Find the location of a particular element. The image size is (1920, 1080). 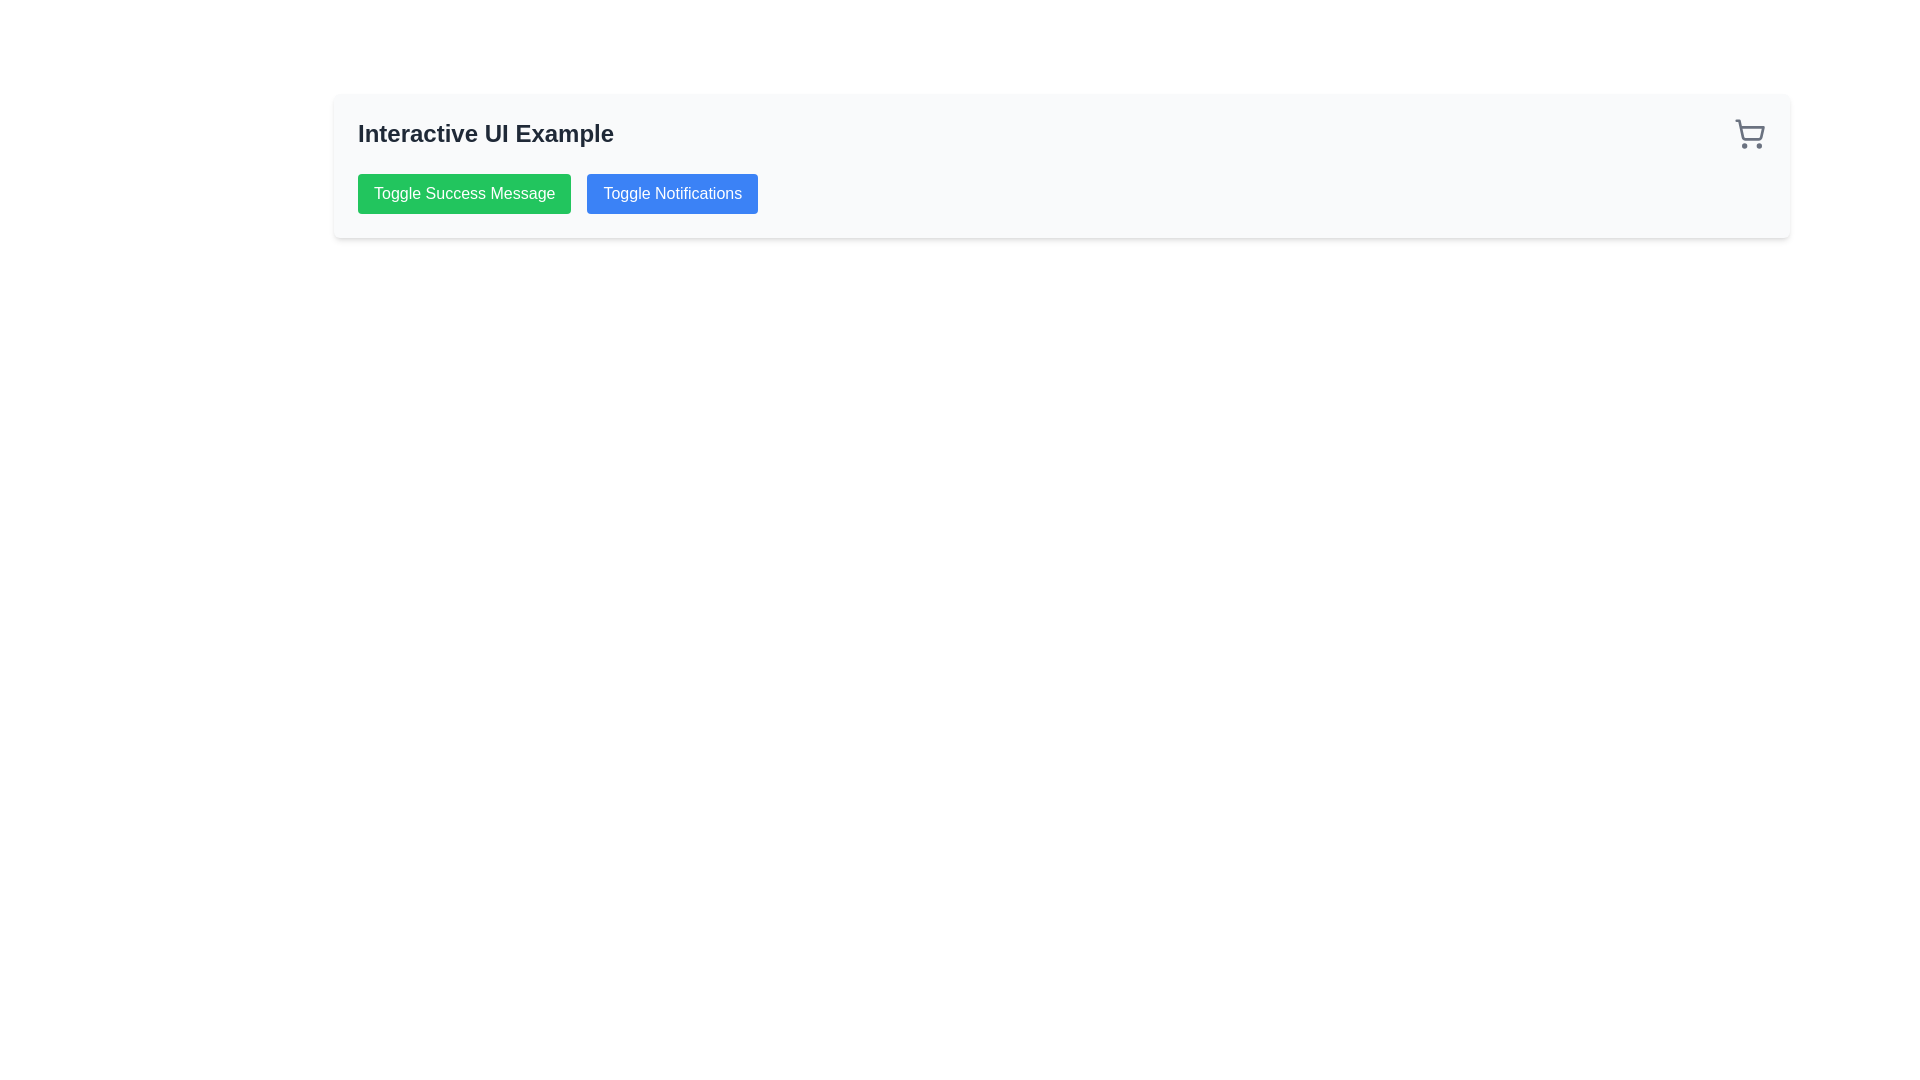

the shopping cart icon located in the upper-right corner next to the 'Interactive UI Example' text to initiate a cart-related action is located at coordinates (1749, 134).